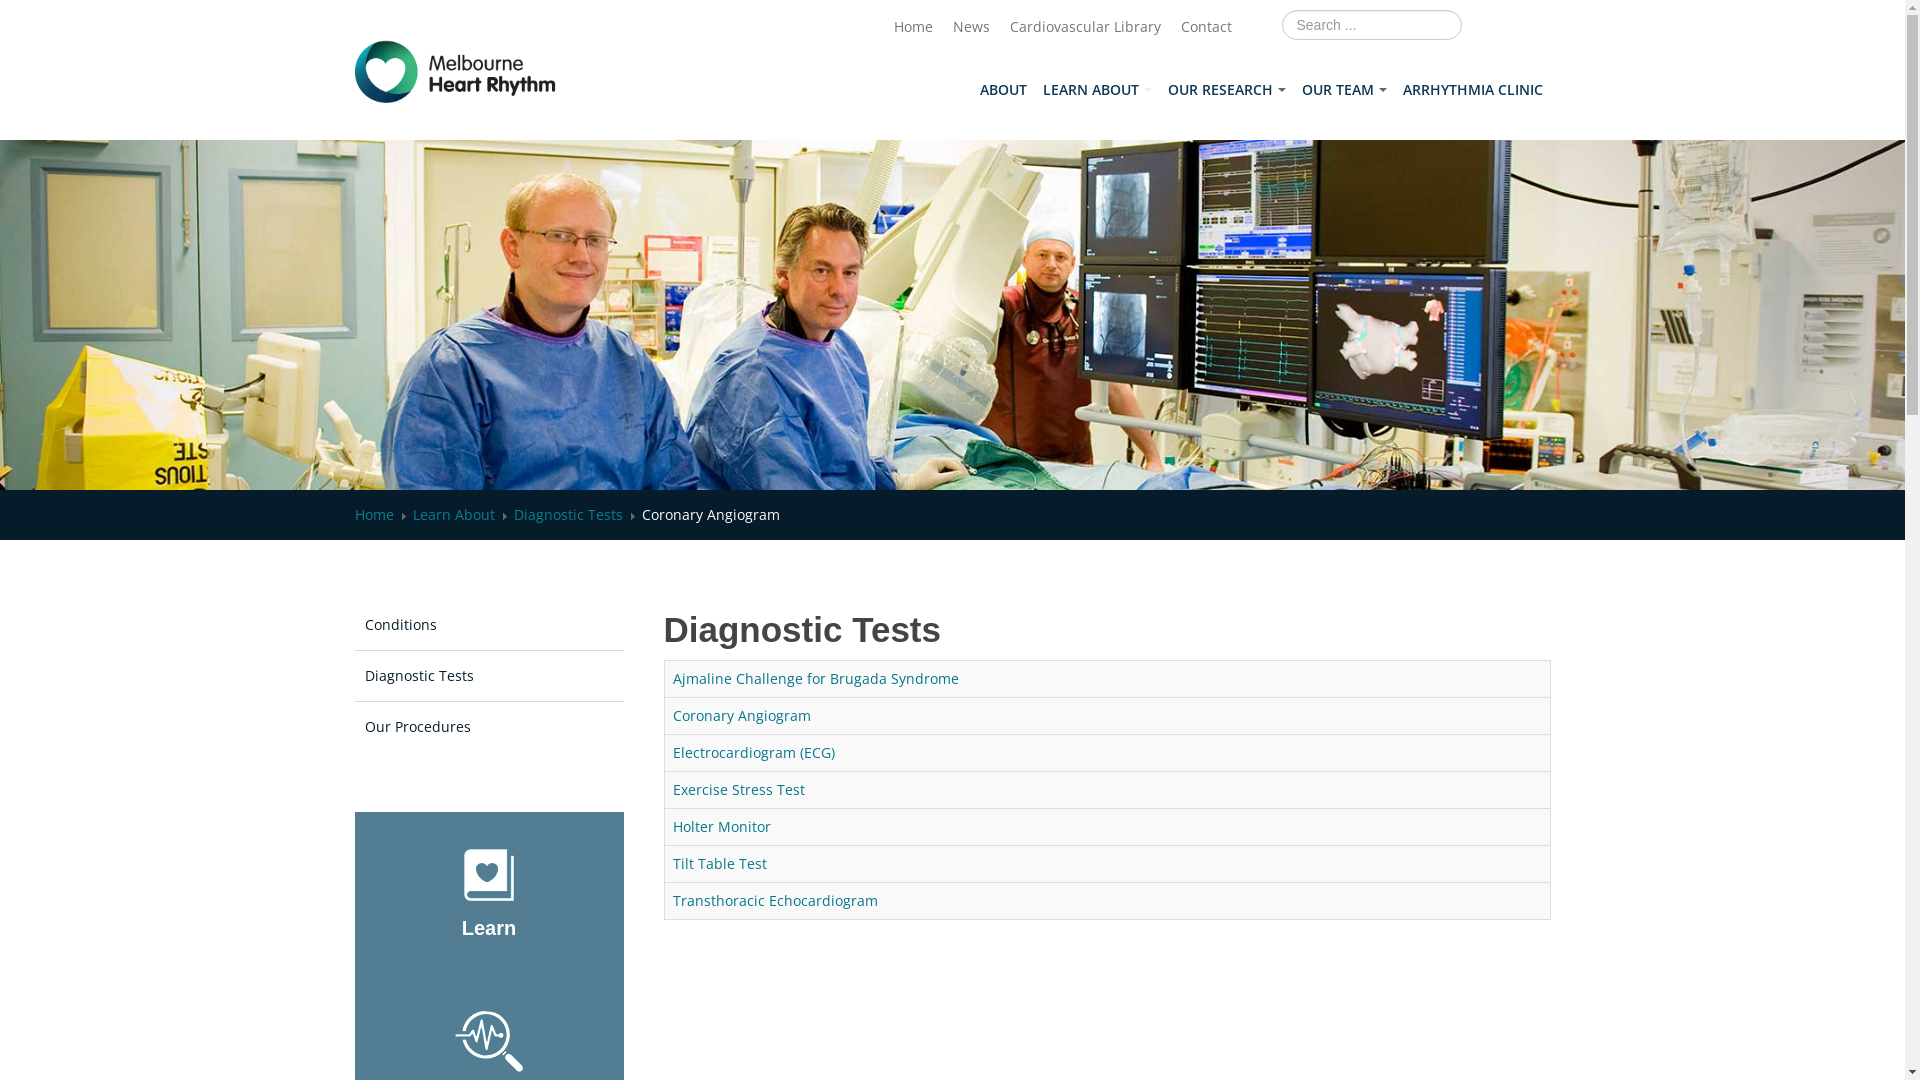 The width and height of the screenshot is (1920, 1080). Describe the element at coordinates (1204, 27) in the screenshot. I see `'Contact'` at that location.